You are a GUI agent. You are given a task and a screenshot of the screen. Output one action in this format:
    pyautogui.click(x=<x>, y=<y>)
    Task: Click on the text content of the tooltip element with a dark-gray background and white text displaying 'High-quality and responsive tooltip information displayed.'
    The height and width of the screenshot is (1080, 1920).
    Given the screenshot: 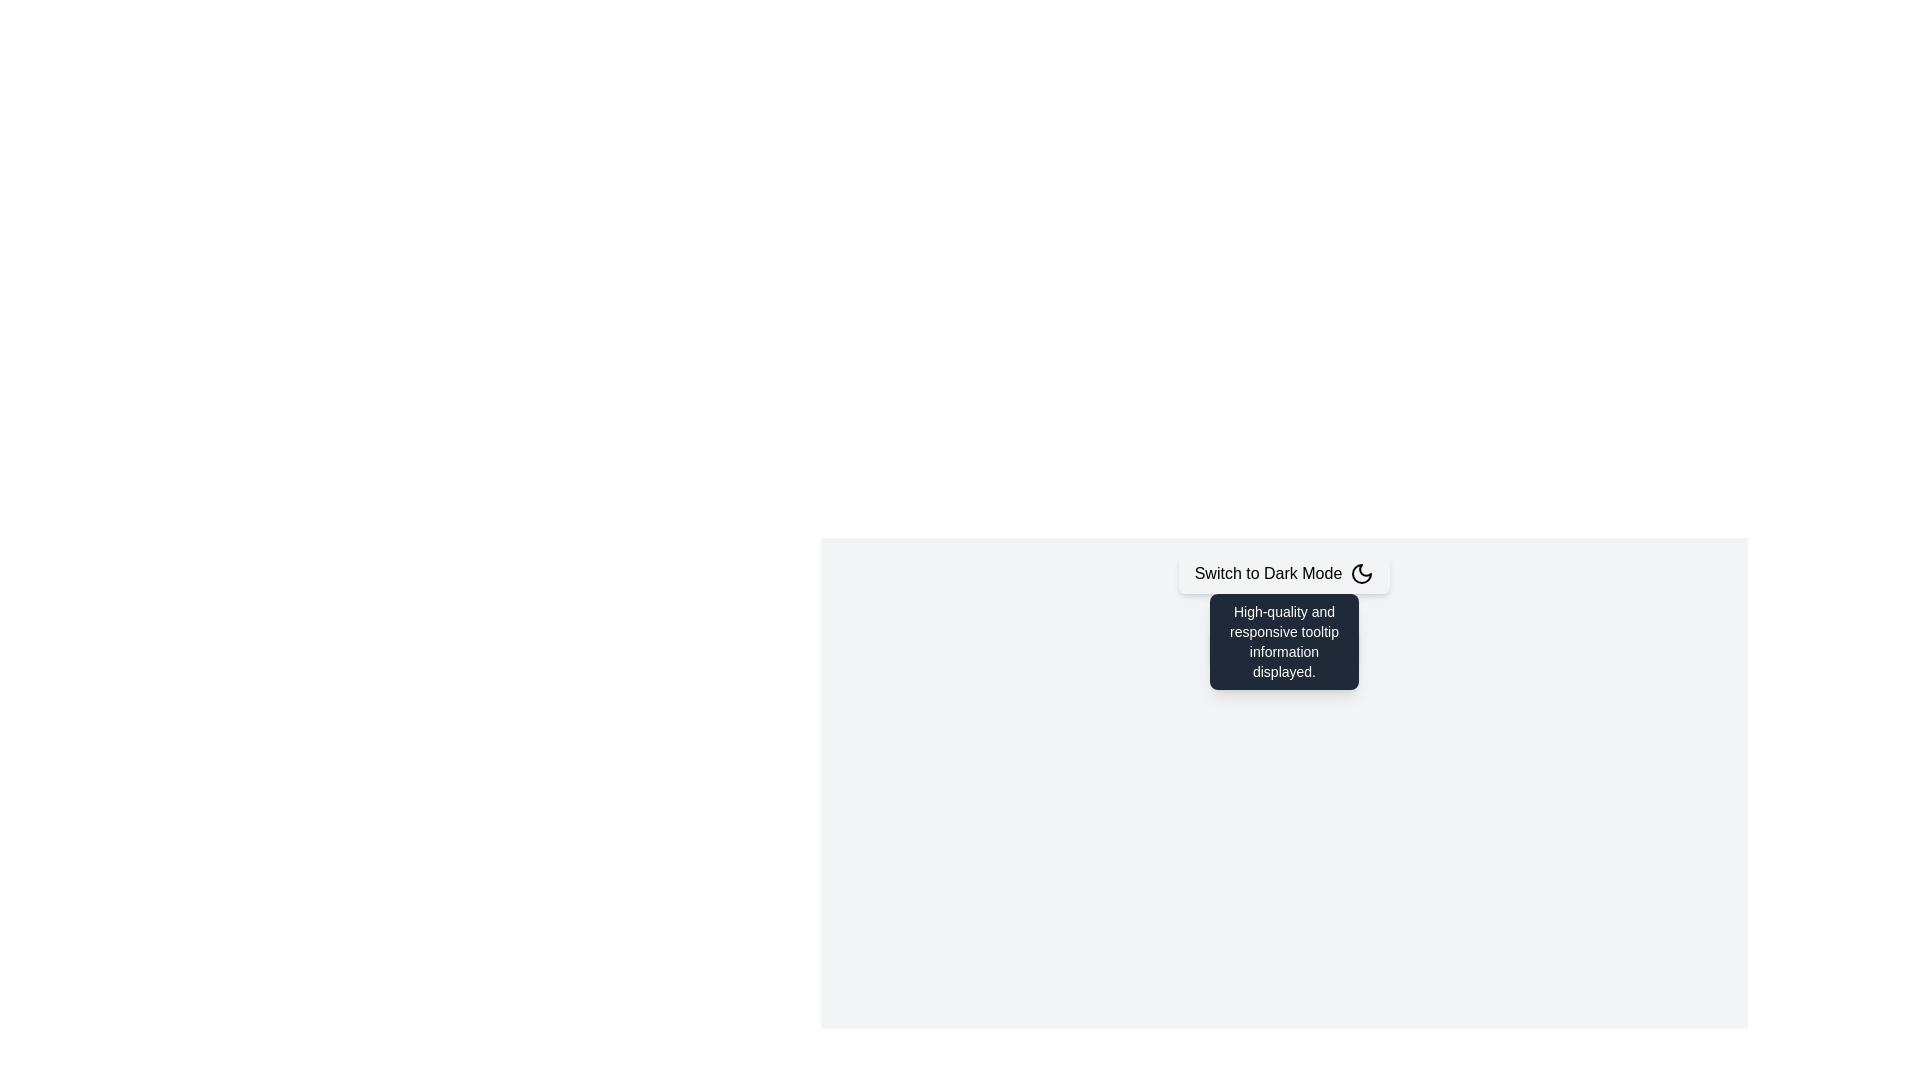 What is the action you would take?
    pyautogui.click(x=1284, y=641)
    